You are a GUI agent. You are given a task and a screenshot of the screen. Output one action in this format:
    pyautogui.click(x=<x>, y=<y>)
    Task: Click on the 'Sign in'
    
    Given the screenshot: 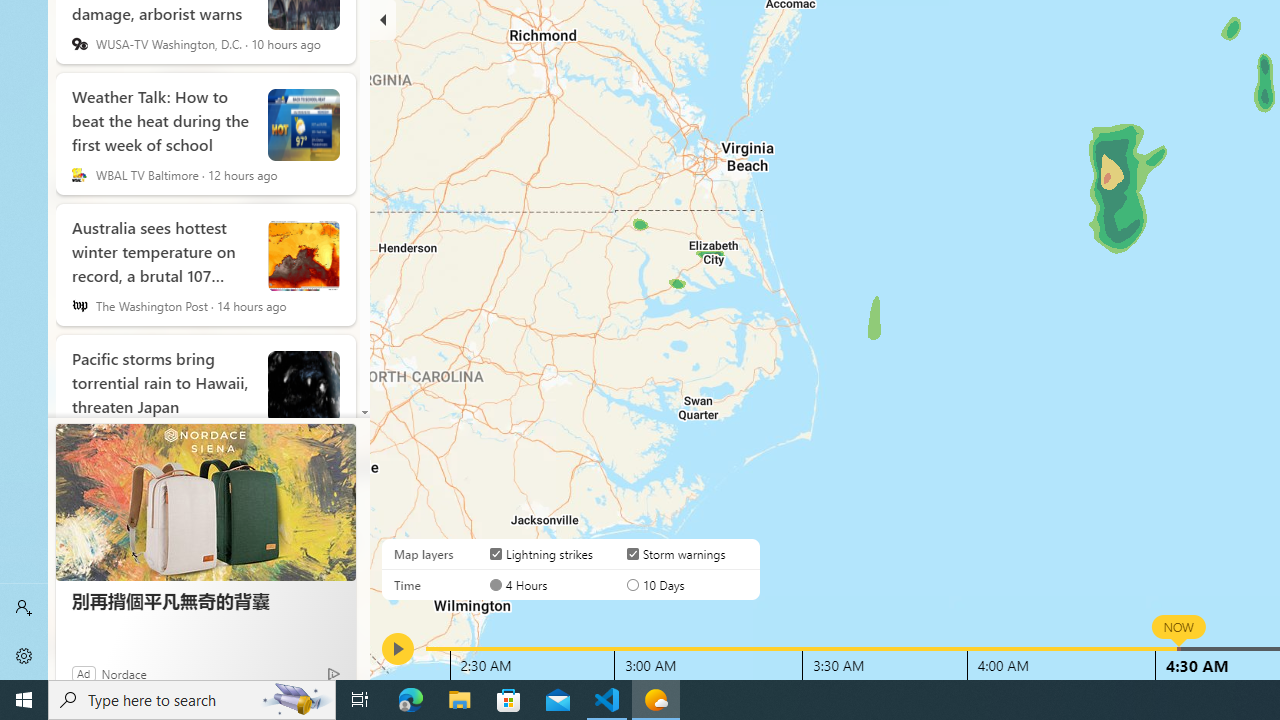 What is the action you would take?
    pyautogui.click(x=24, y=607)
    